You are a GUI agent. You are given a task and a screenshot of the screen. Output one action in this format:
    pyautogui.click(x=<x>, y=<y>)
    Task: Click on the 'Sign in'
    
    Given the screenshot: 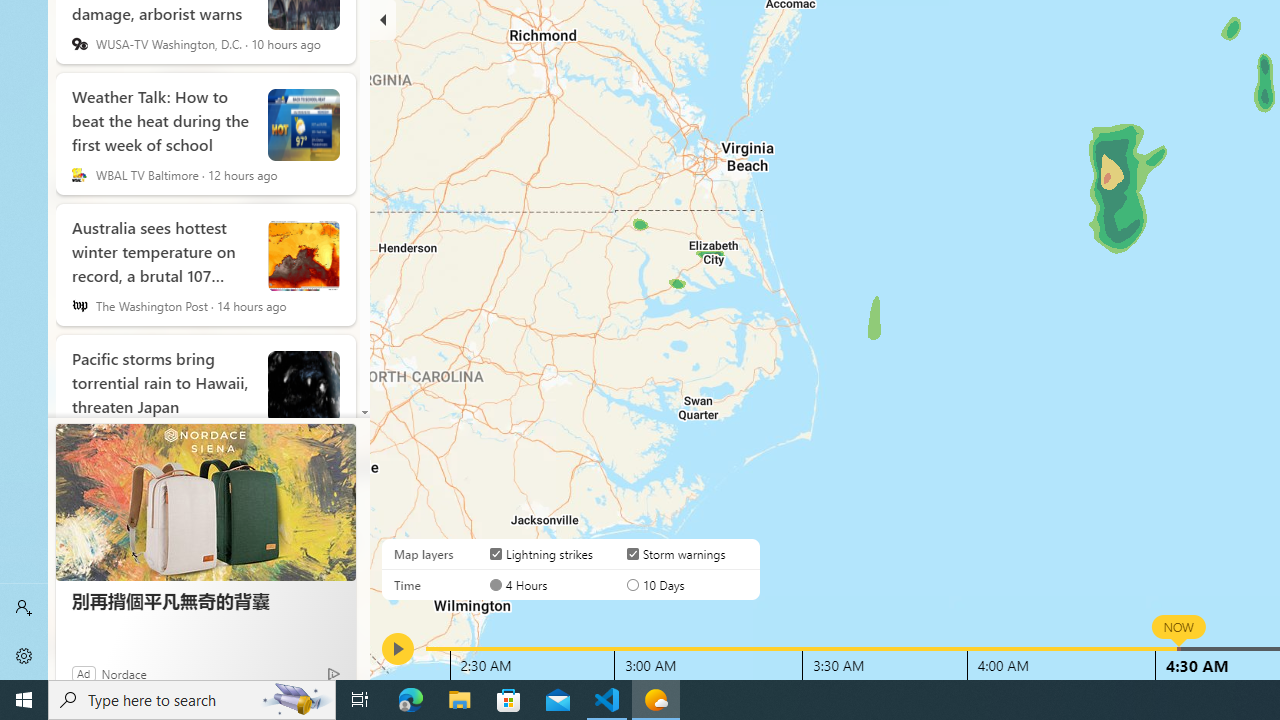 What is the action you would take?
    pyautogui.click(x=24, y=607)
    